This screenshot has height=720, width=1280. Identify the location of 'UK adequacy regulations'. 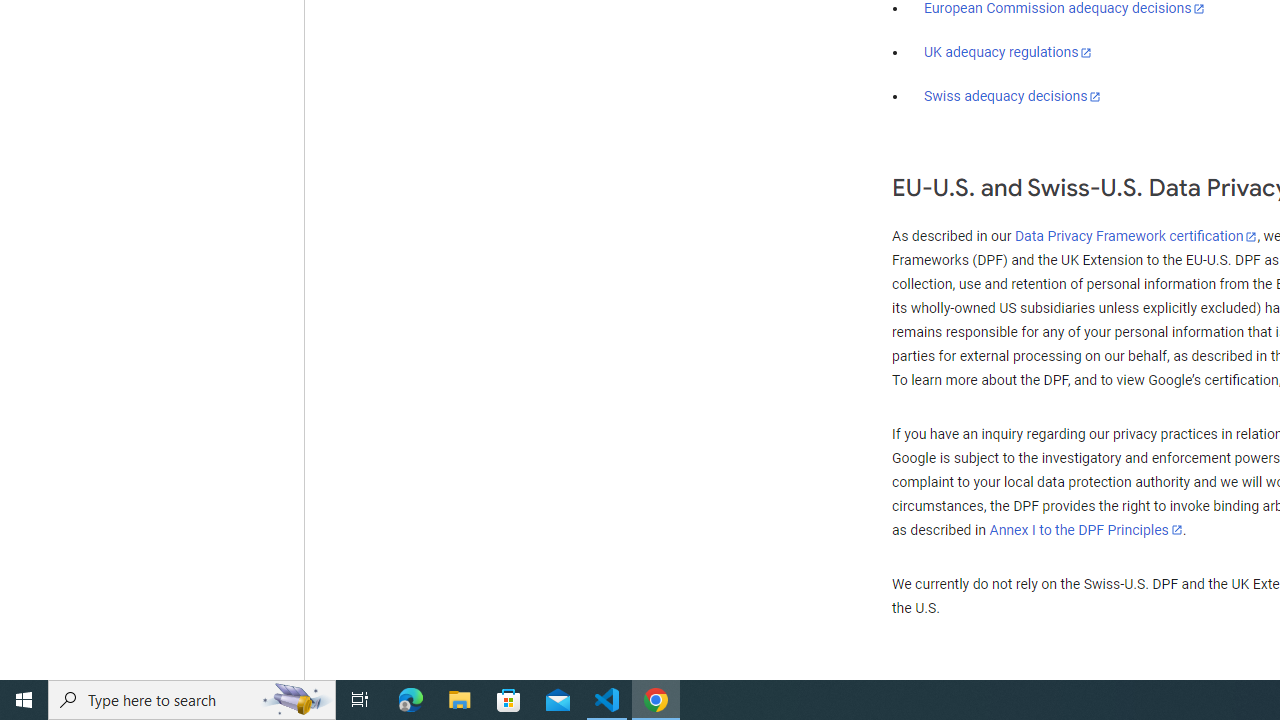
(1008, 51).